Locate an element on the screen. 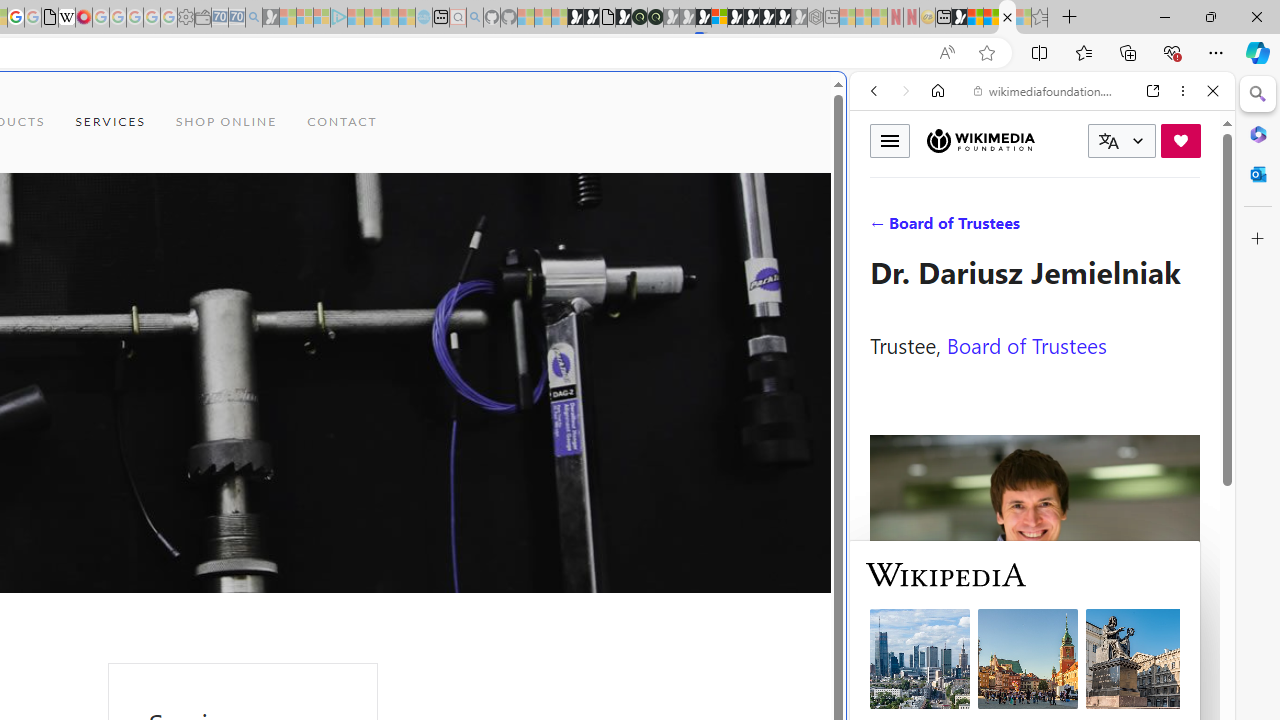 The image size is (1280, 720). 'Search the web' is located at coordinates (1051, 137).